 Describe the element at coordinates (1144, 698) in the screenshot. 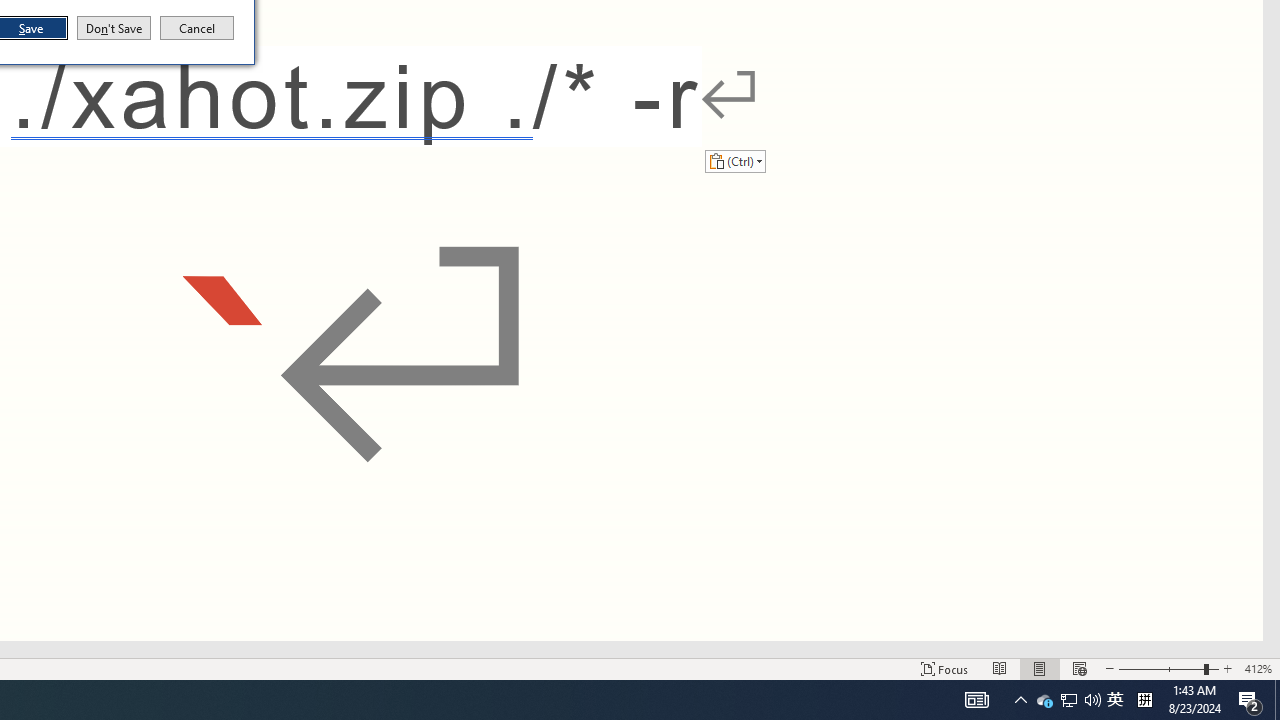

I see `'Tray Input Indicator - Chinese (Simplified, China)'` at that location.